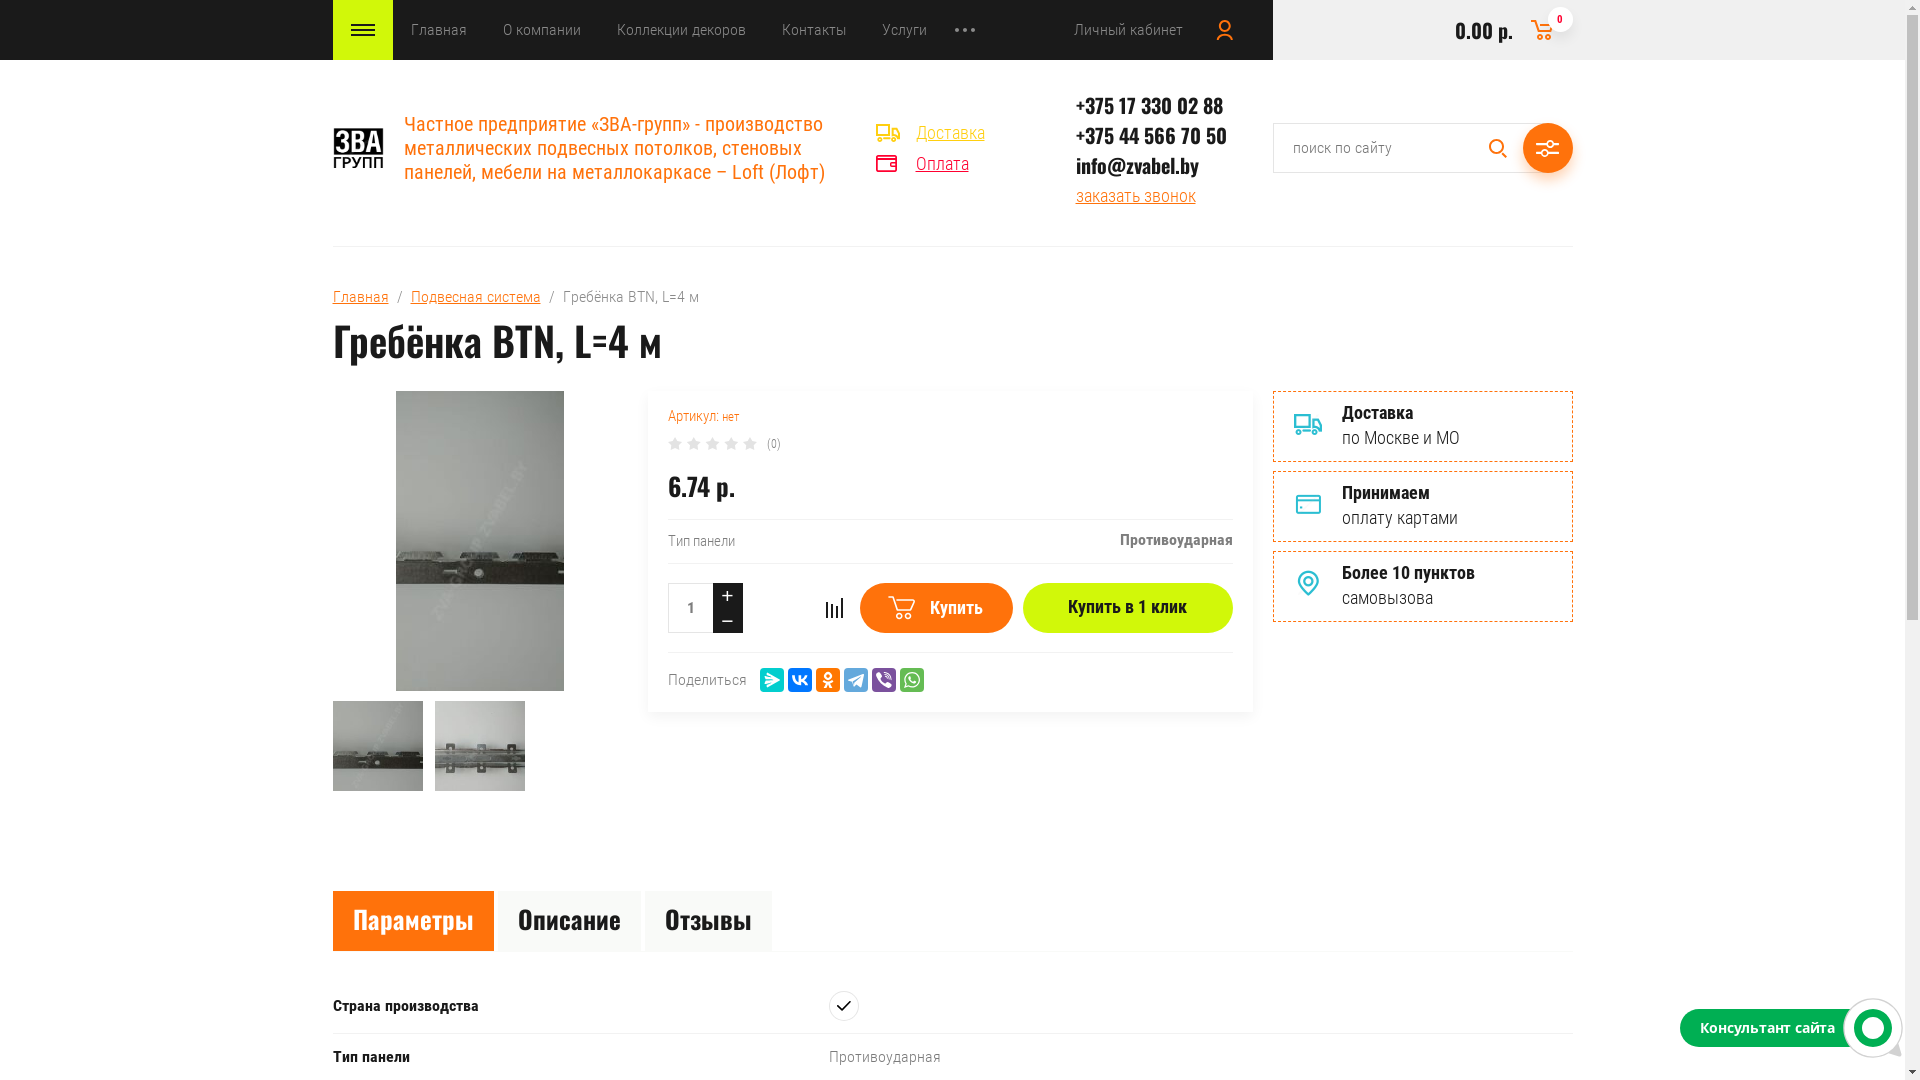 The height and width of the screenshot is (1080, 1920). Describe the element at coordinates (1074, 104) in the screenshot. I see `'+375 17 330 02 88'` at that location.